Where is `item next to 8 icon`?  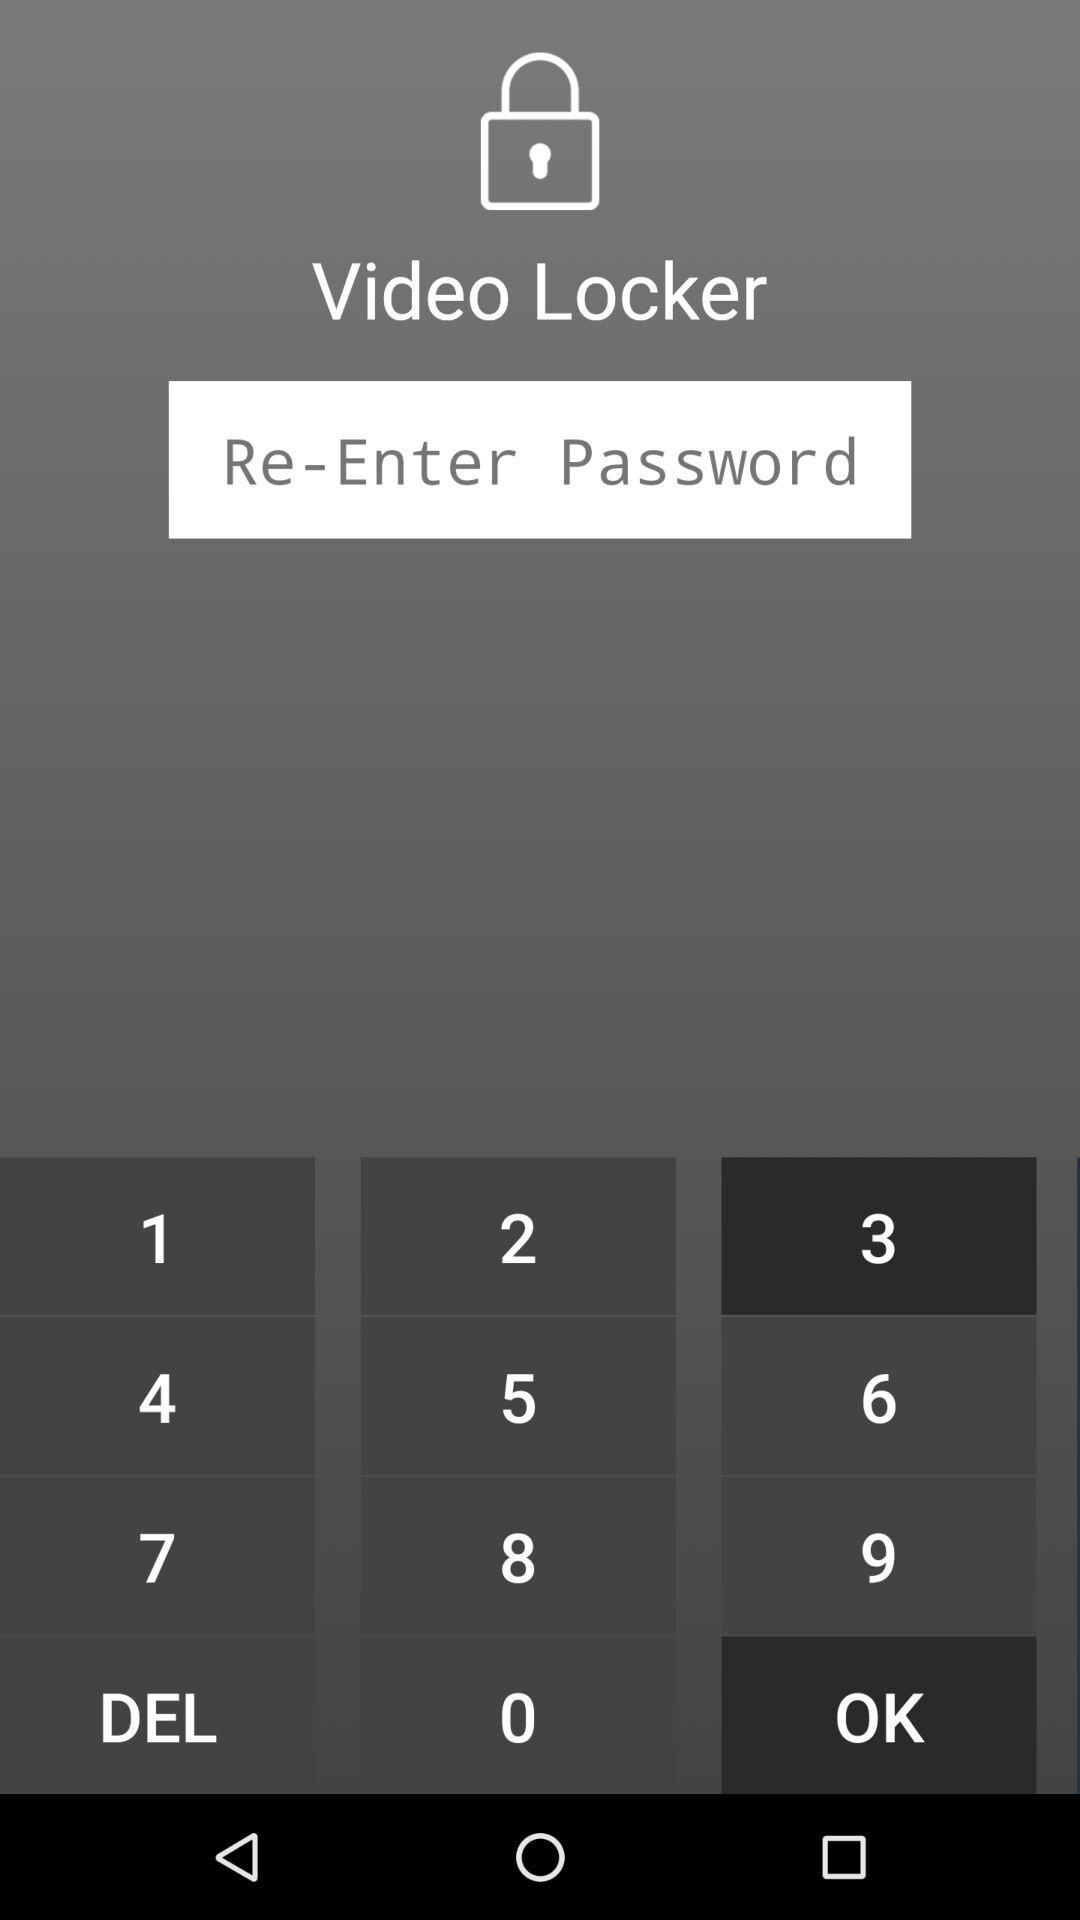
item next to 8 icon is located at coordinates (156, 1714).